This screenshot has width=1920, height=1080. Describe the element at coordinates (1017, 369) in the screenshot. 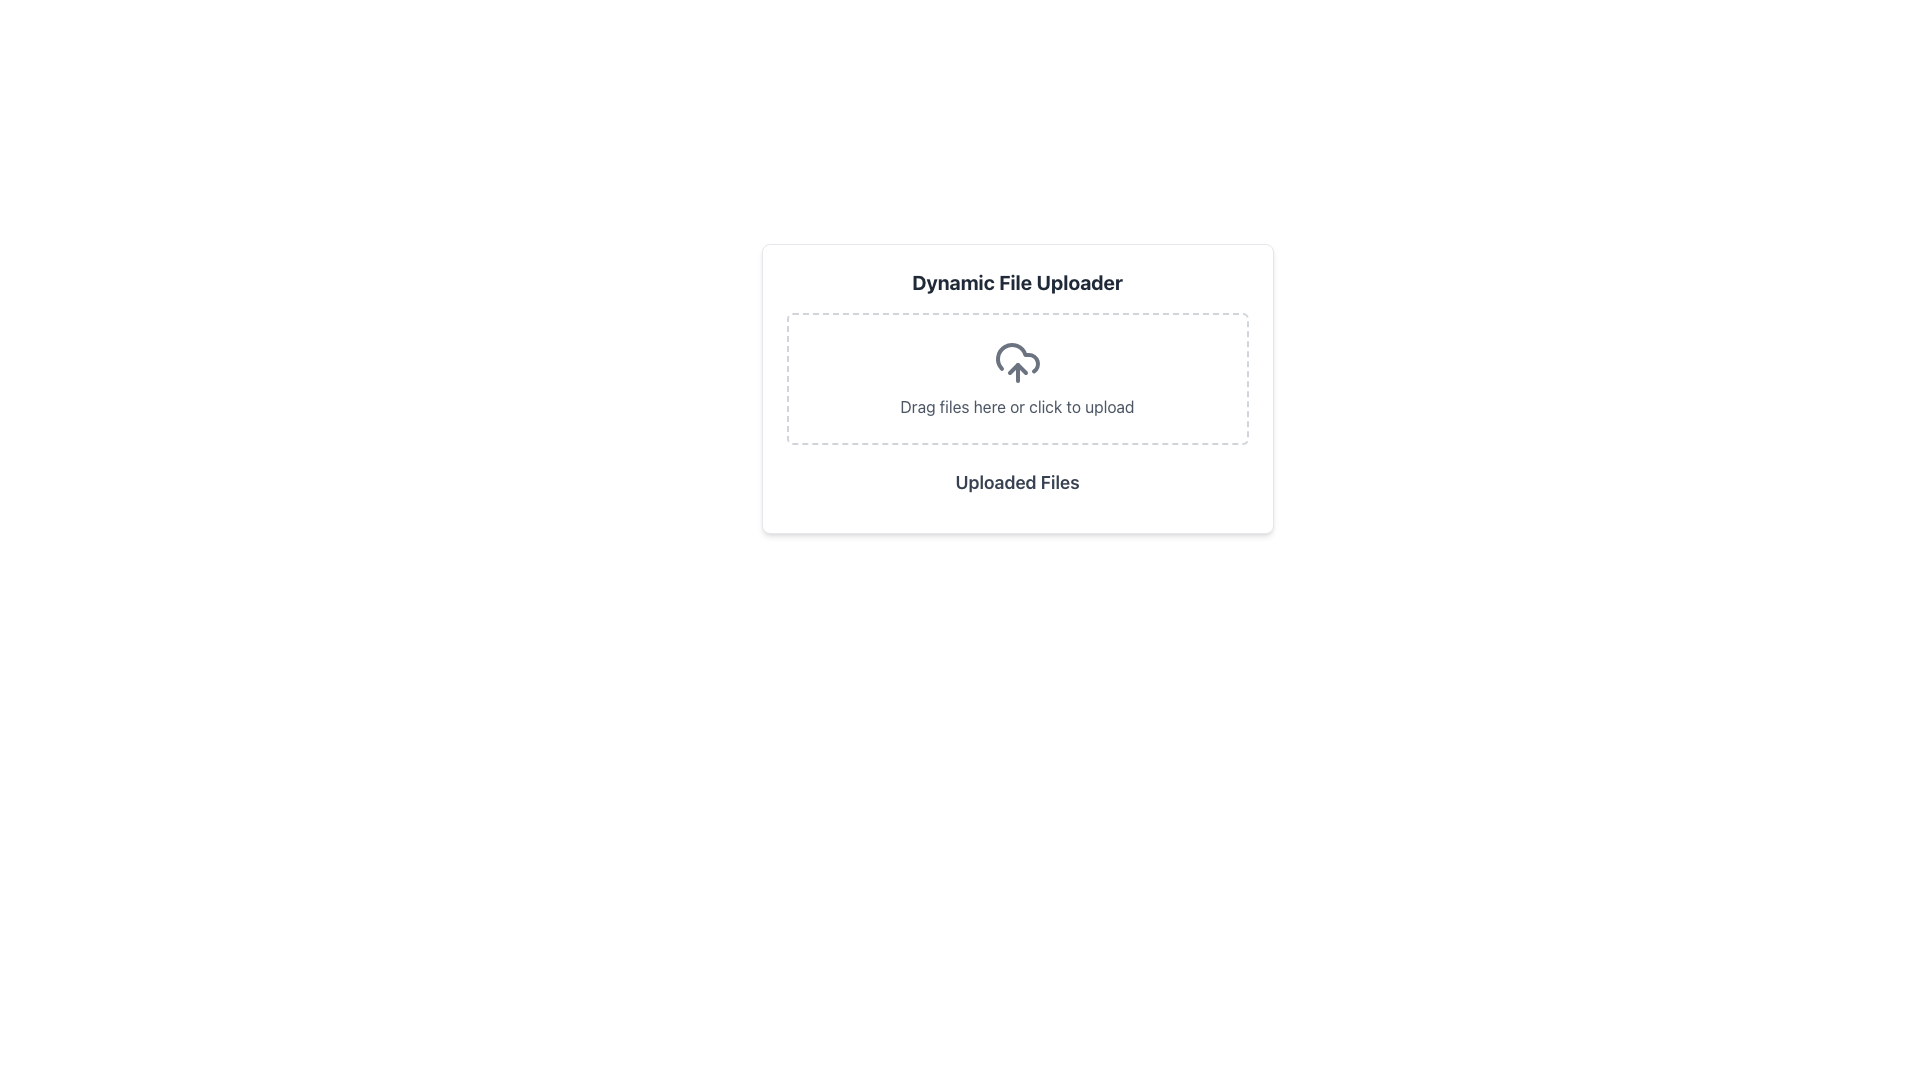

I see `the downward-pointing arrow in the center of the cloud icon within the 'Dynamic File Uploader' card` at that location.